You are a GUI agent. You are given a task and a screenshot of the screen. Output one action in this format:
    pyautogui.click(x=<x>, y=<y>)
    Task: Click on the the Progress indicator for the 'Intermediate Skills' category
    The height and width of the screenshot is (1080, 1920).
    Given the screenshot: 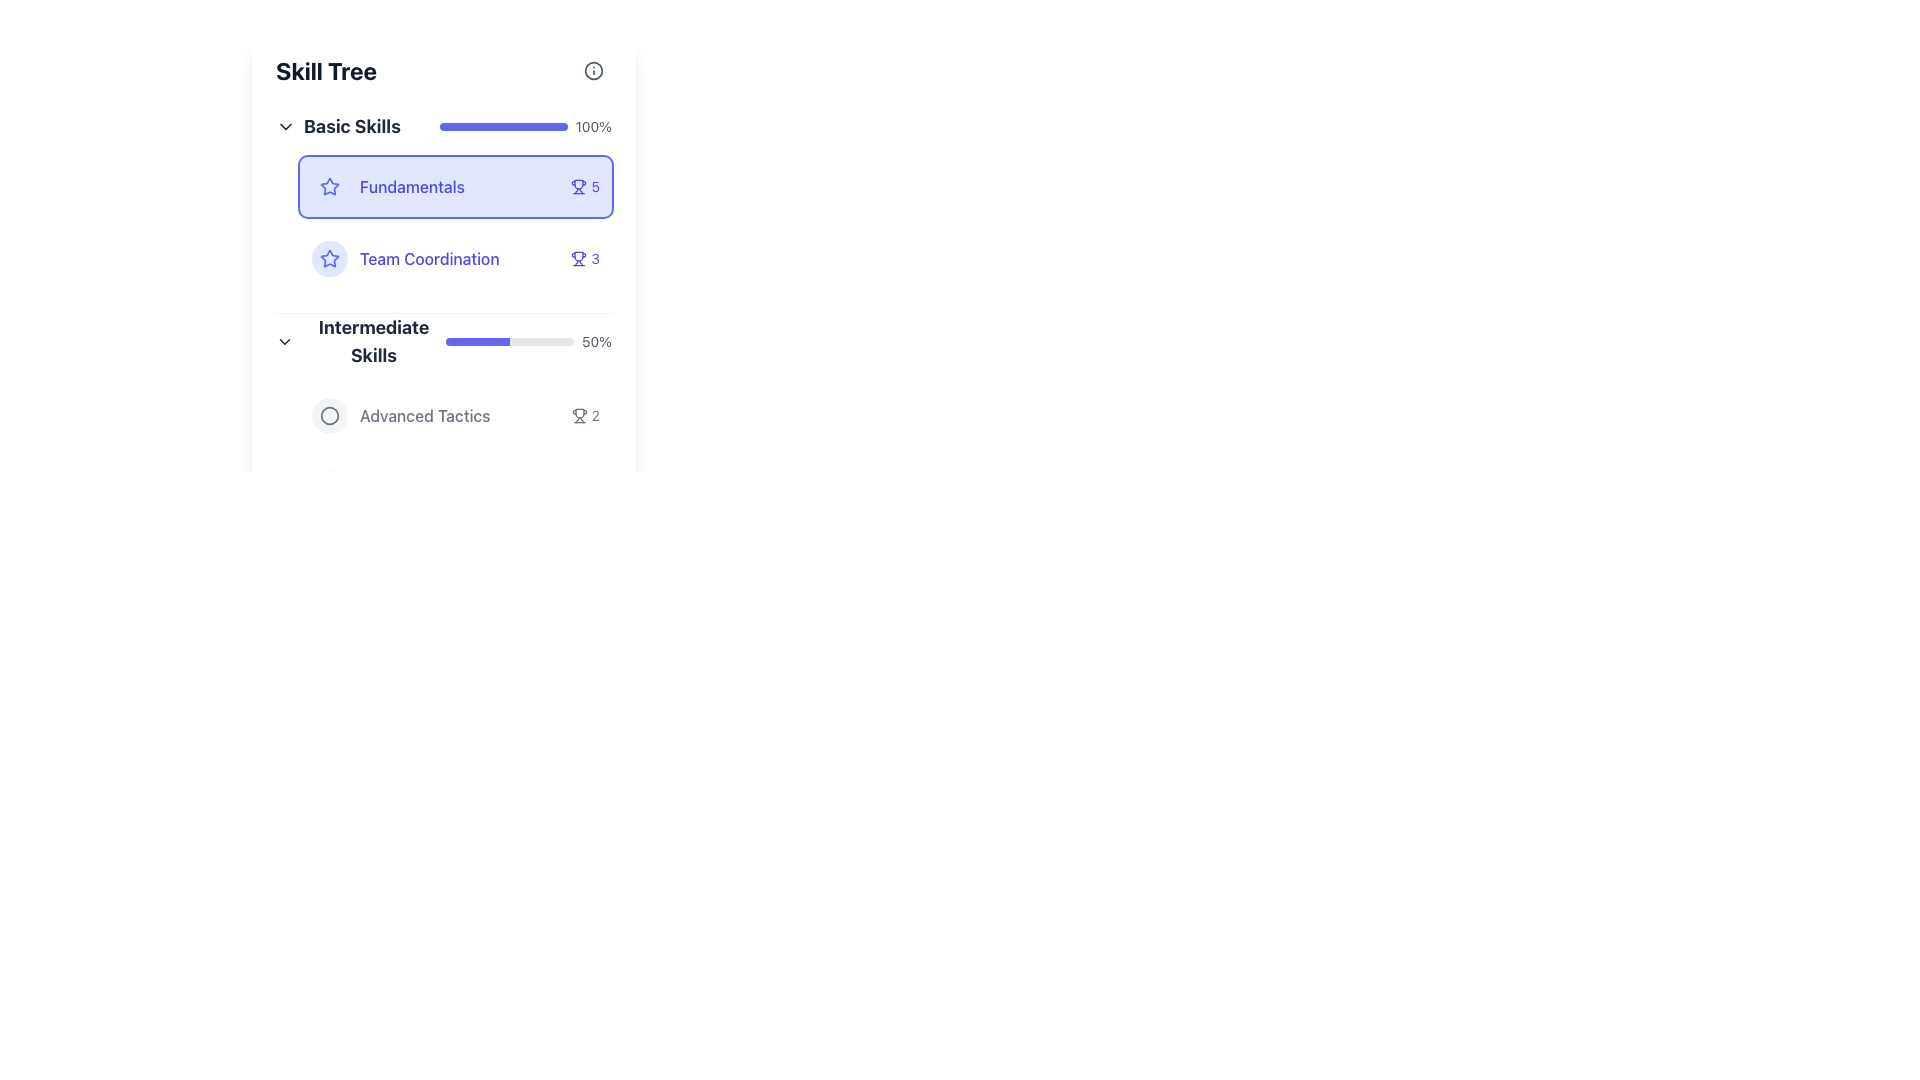 What is the action you would take?
    pyautogui.click(x=443, y=341)
    